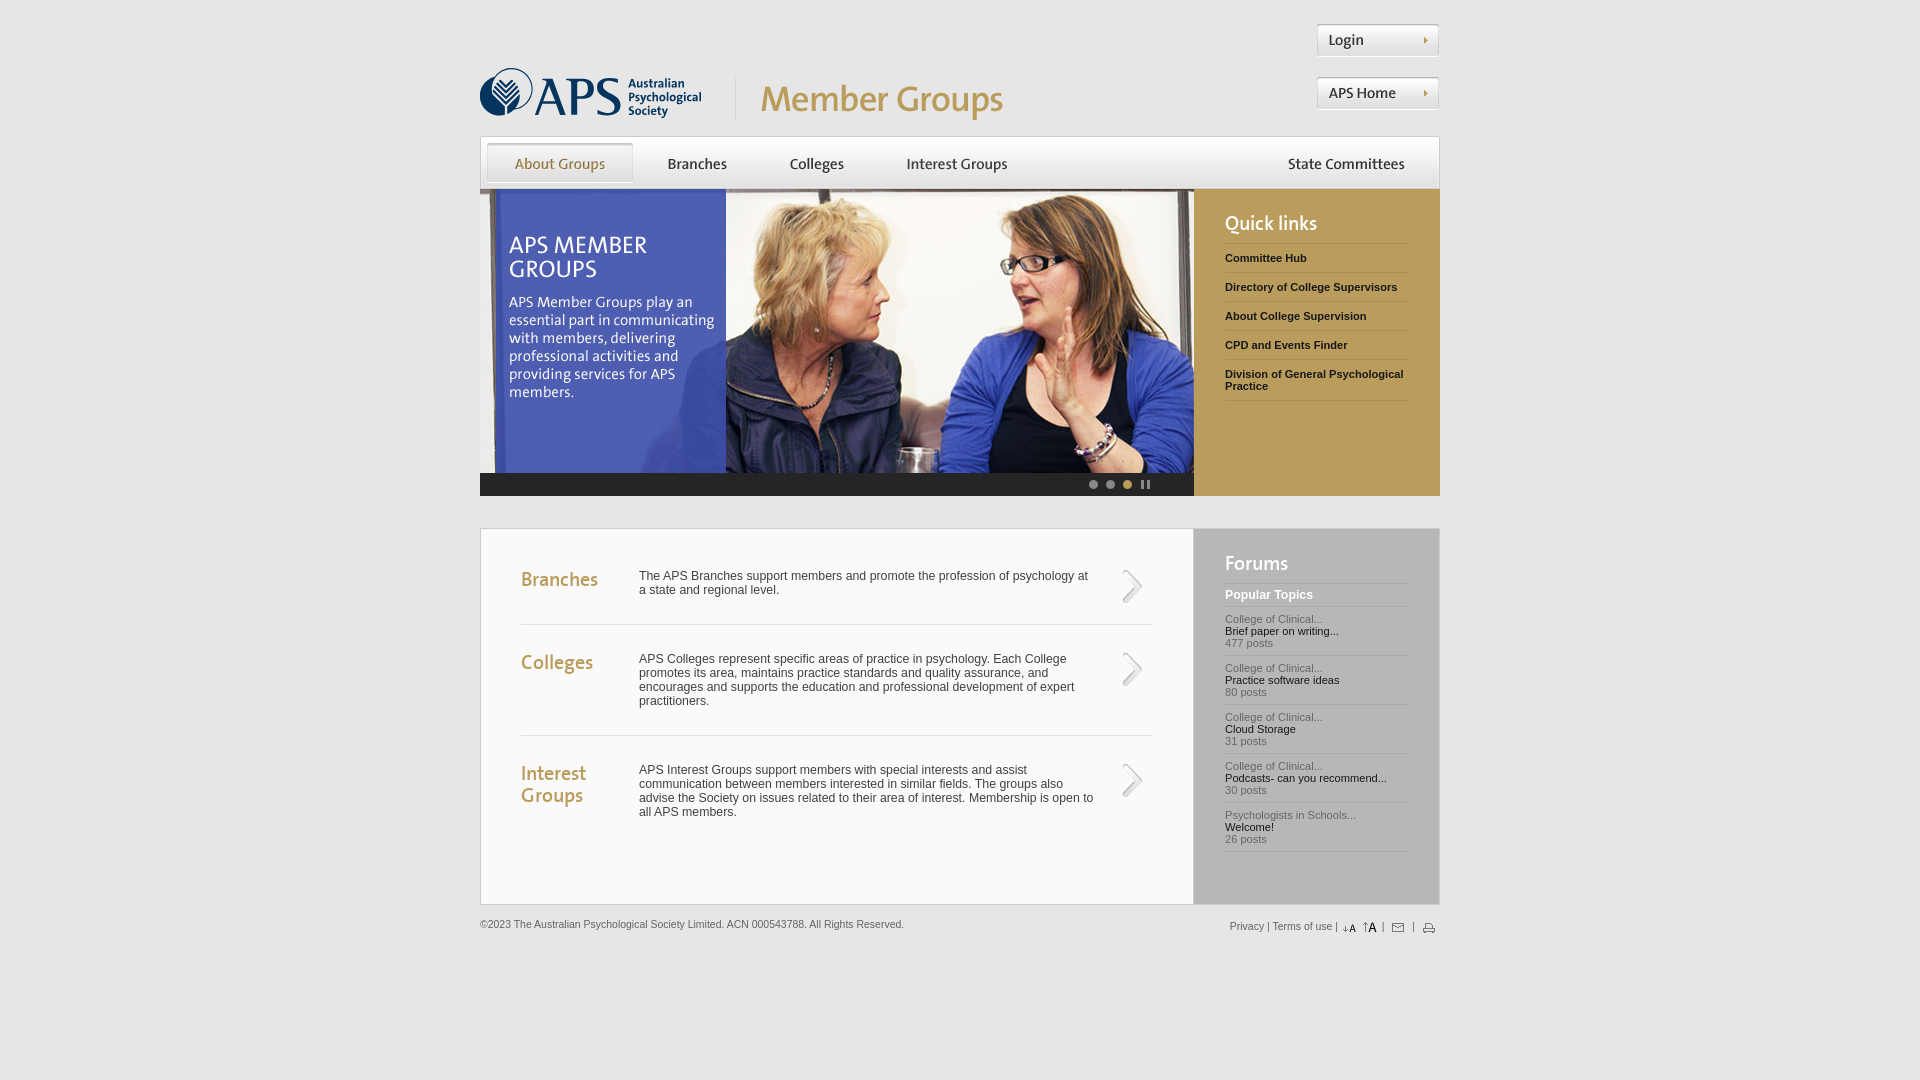  Describe the element at coordinates (1223, 343) in the screenshot. I see `'CPD and Events Finder'` at that location.